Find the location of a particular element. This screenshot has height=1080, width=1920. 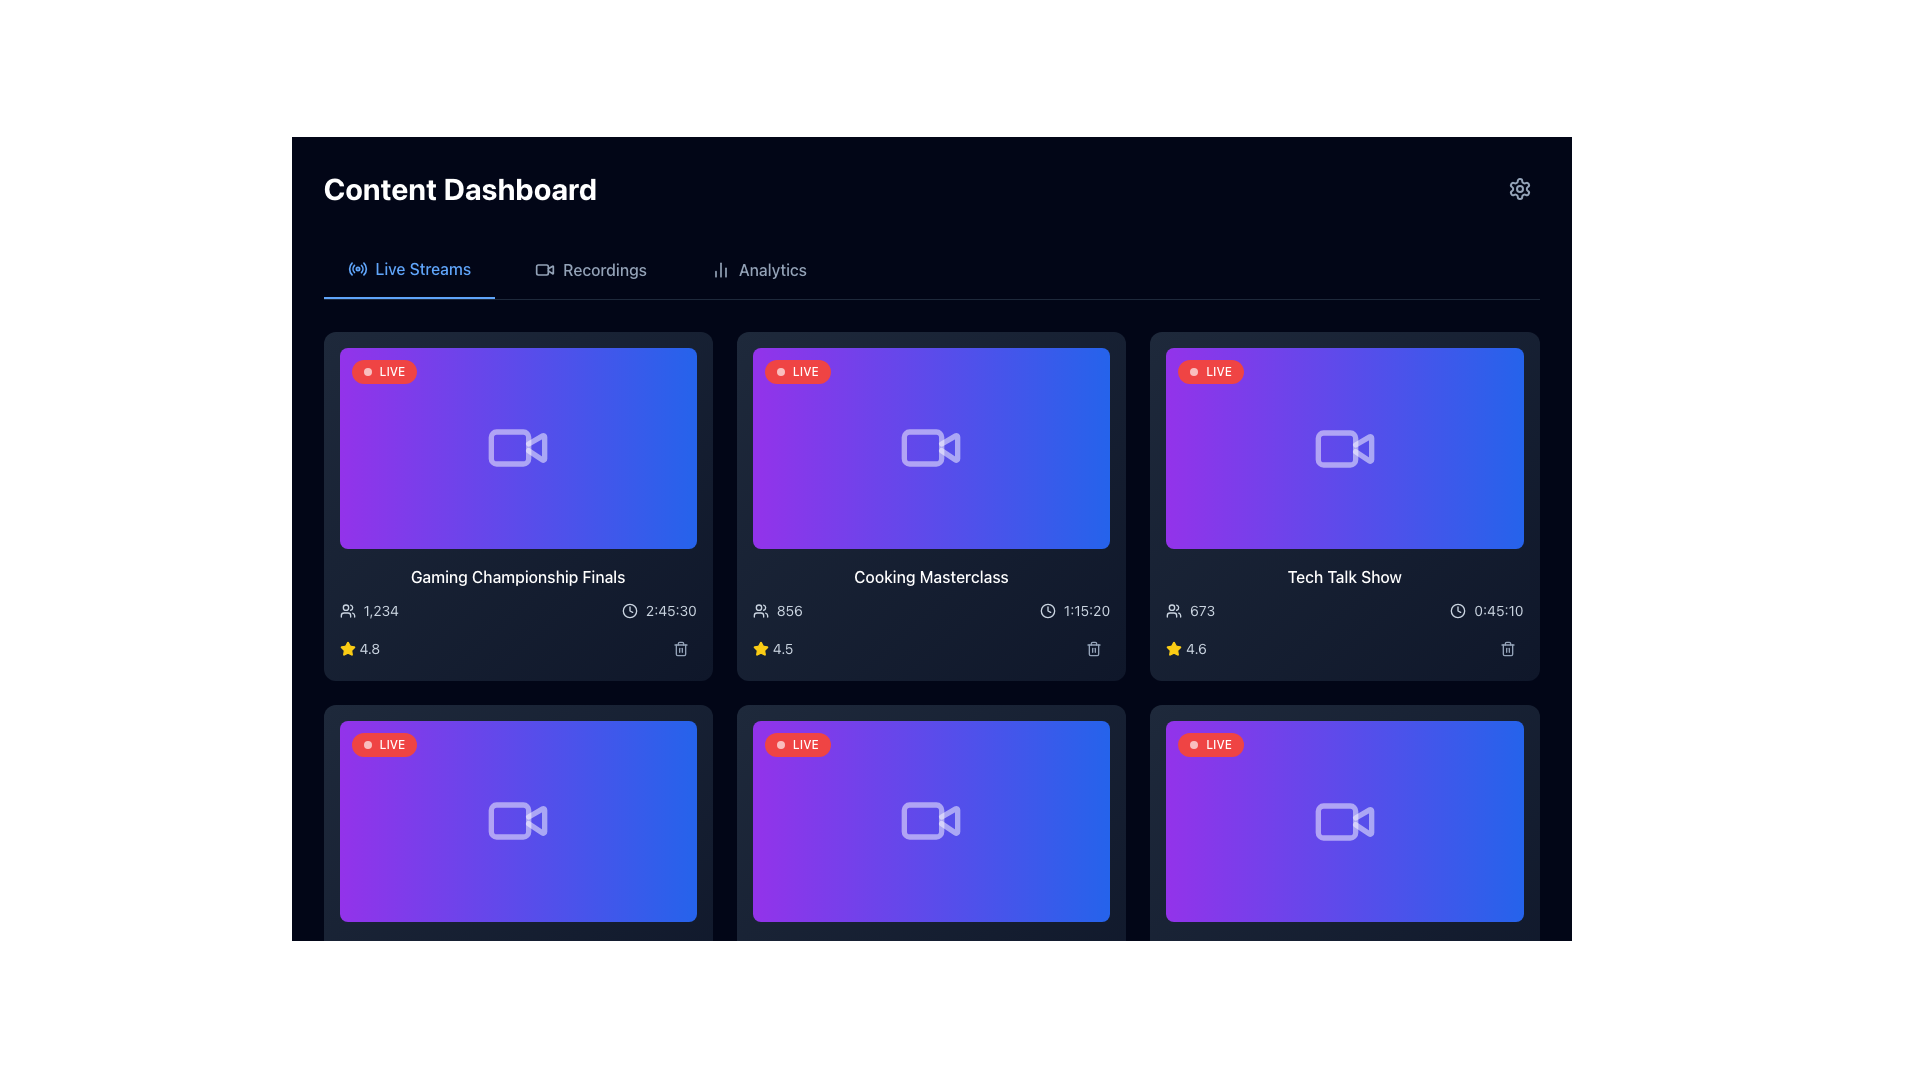

the Navigation tab located below the 'Content Dashboard' heading is located at coordinates (408, 270).